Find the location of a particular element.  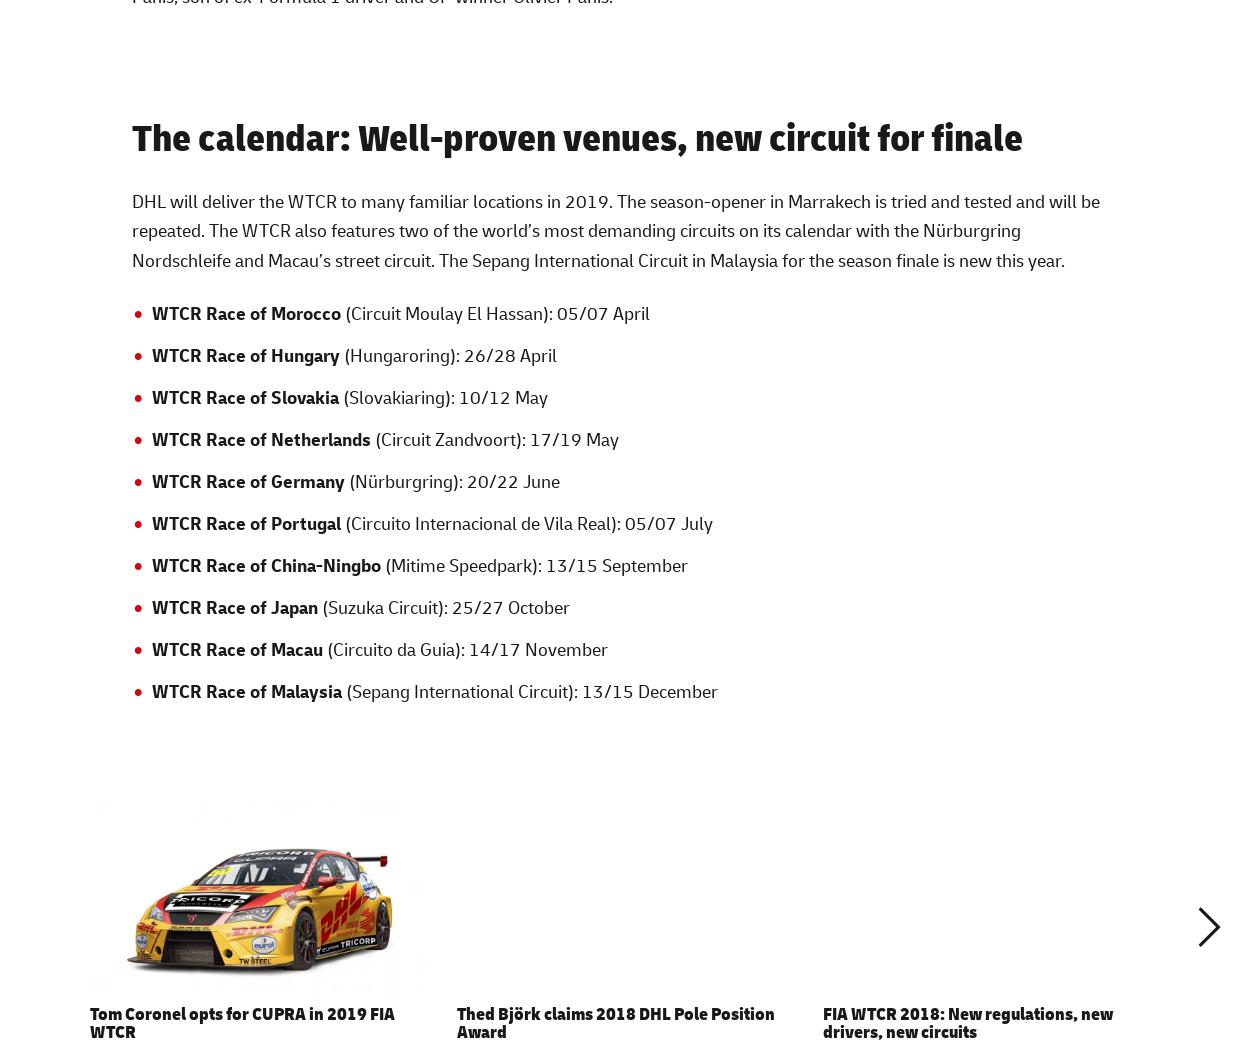

'WTCR Race of Portugal' is located at coordinates (244, 521).